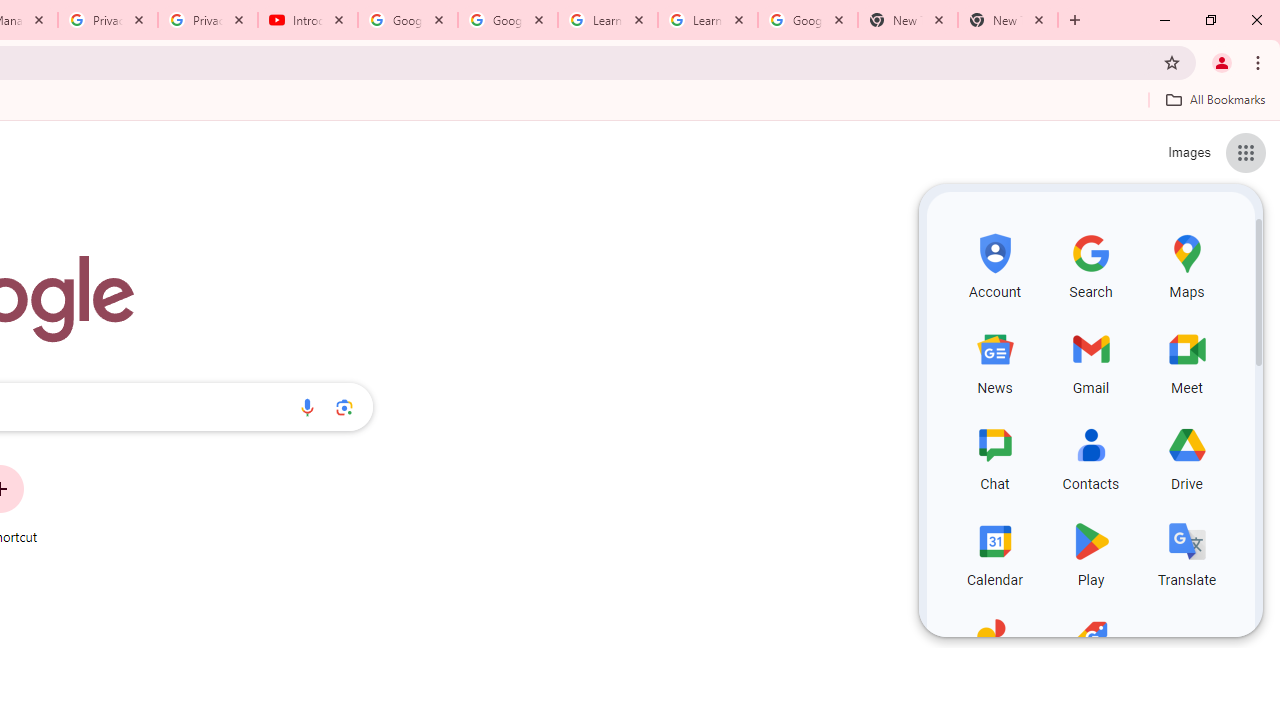  I want to click on 'Translate, row 4 of 5 and column 3 of 3 in the first section', so click(1187, 551).